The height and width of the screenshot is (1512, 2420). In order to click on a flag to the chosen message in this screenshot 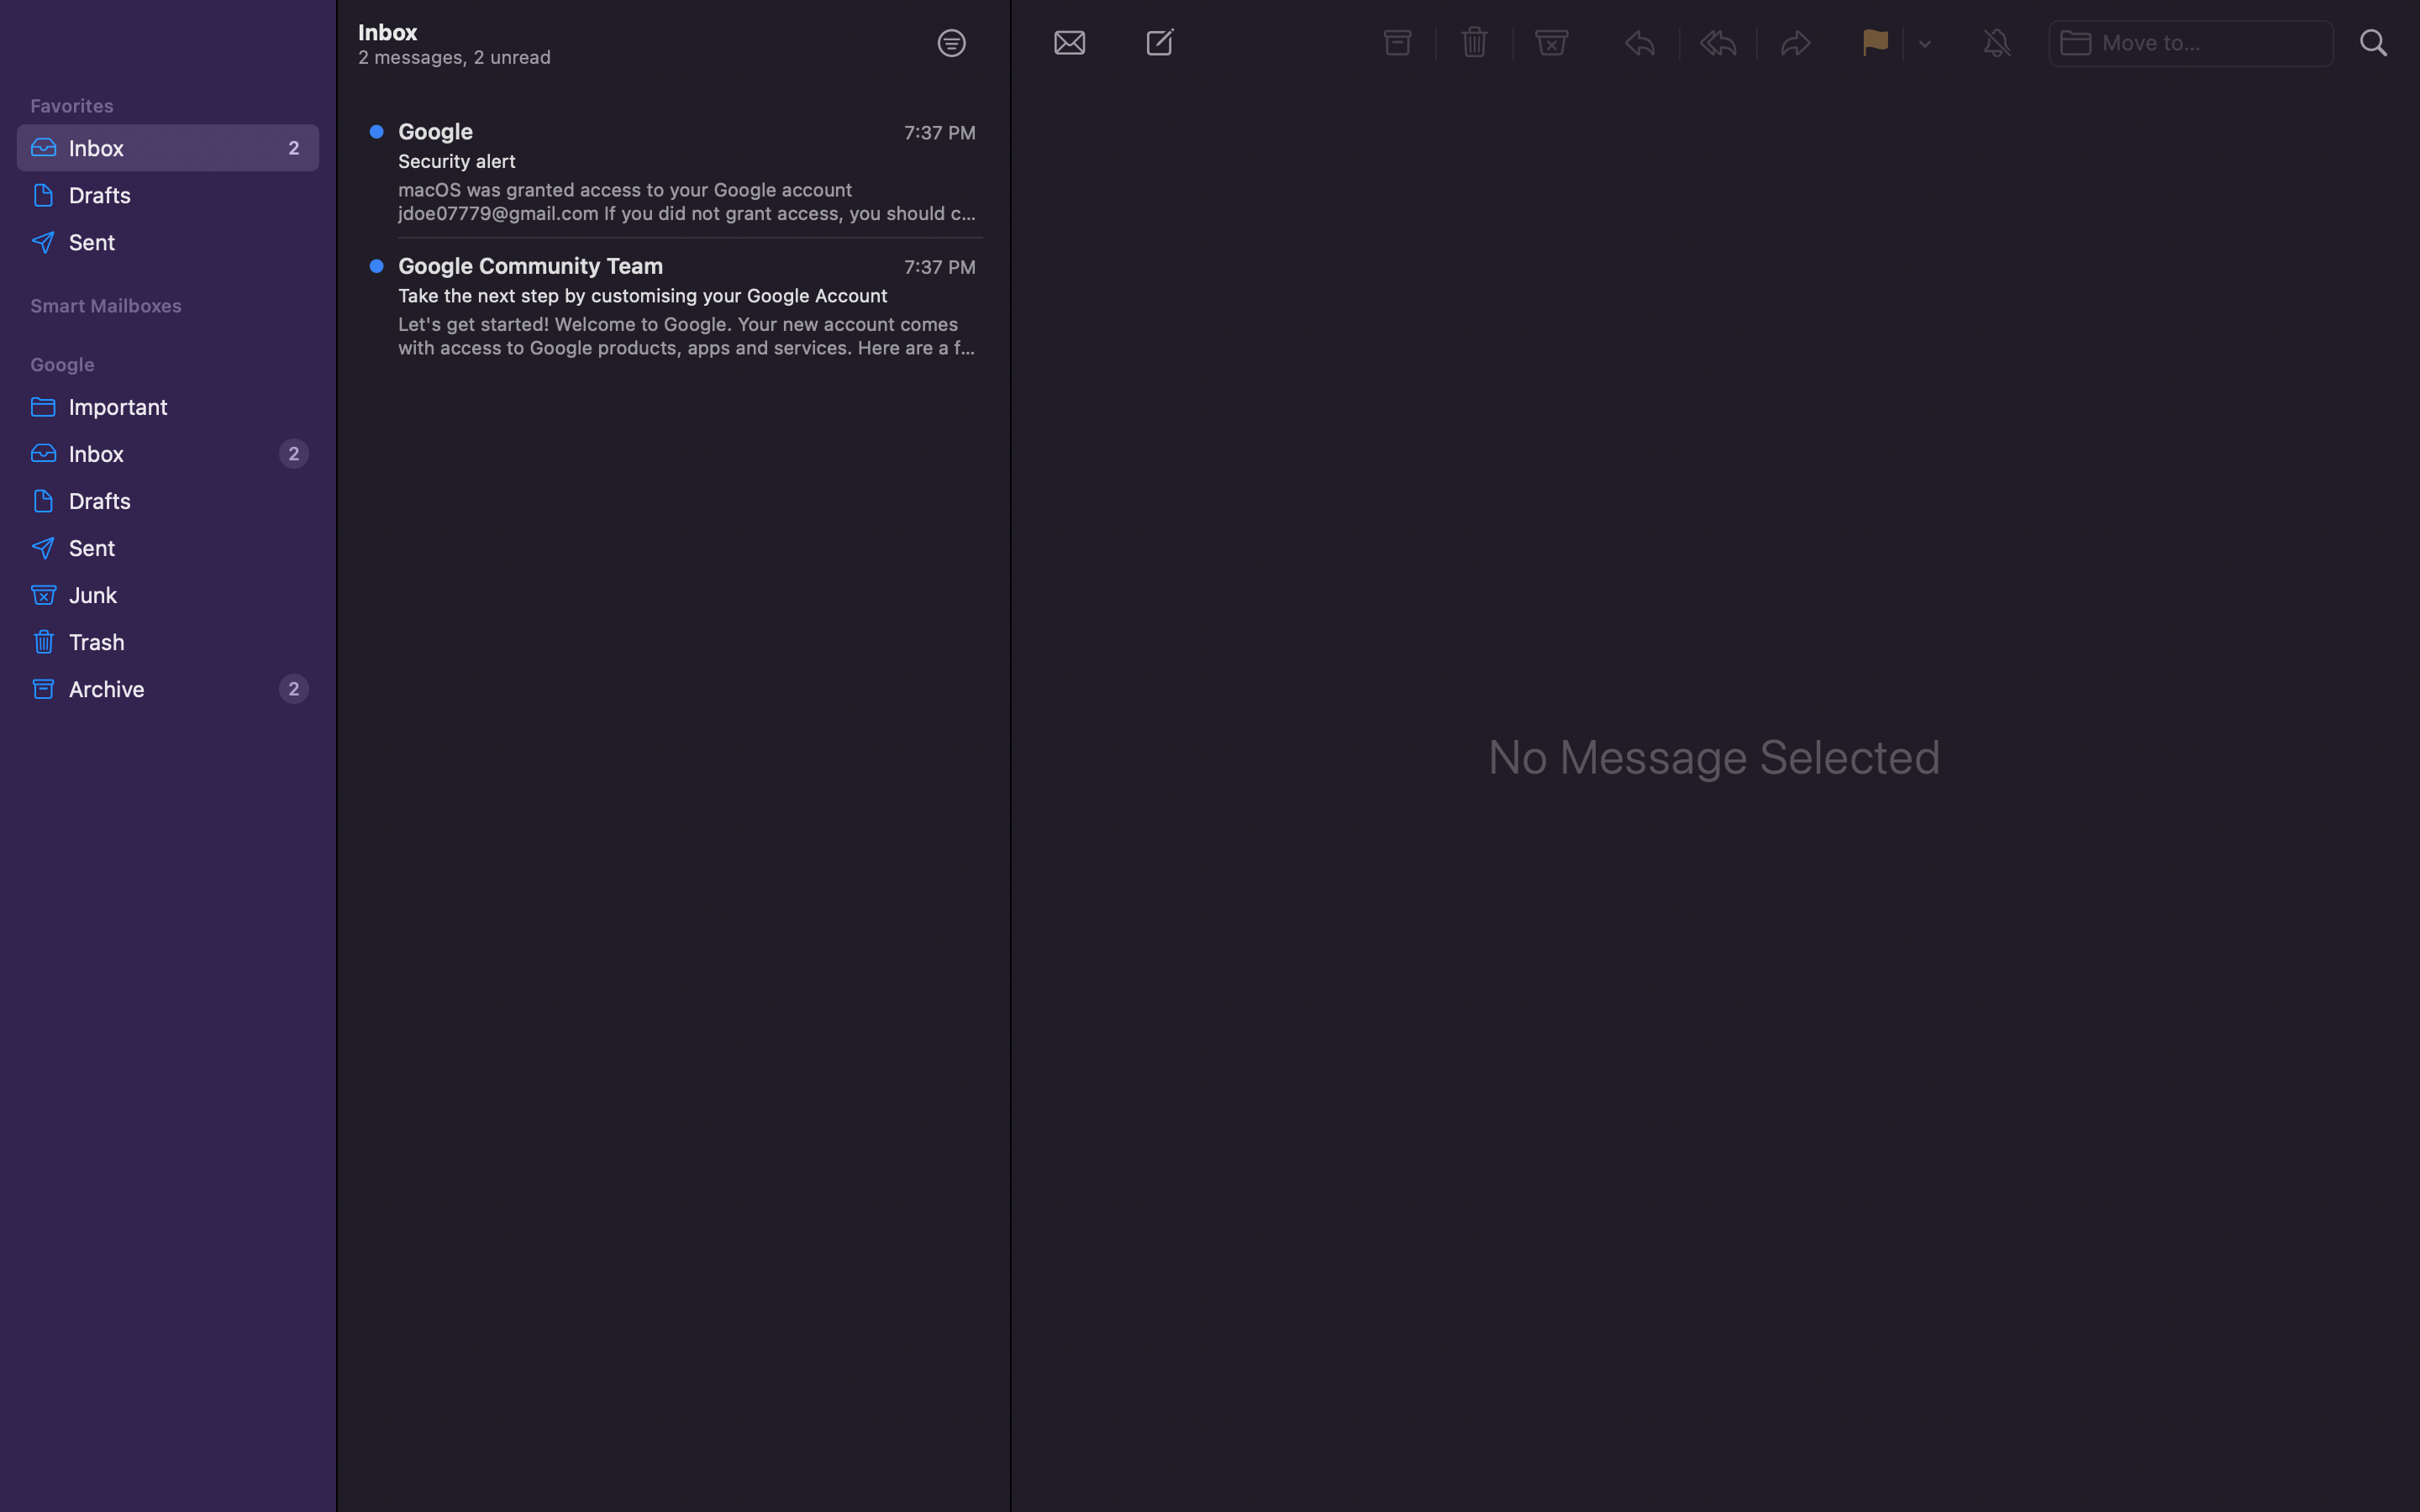, I will do `click(1875, 41)`.